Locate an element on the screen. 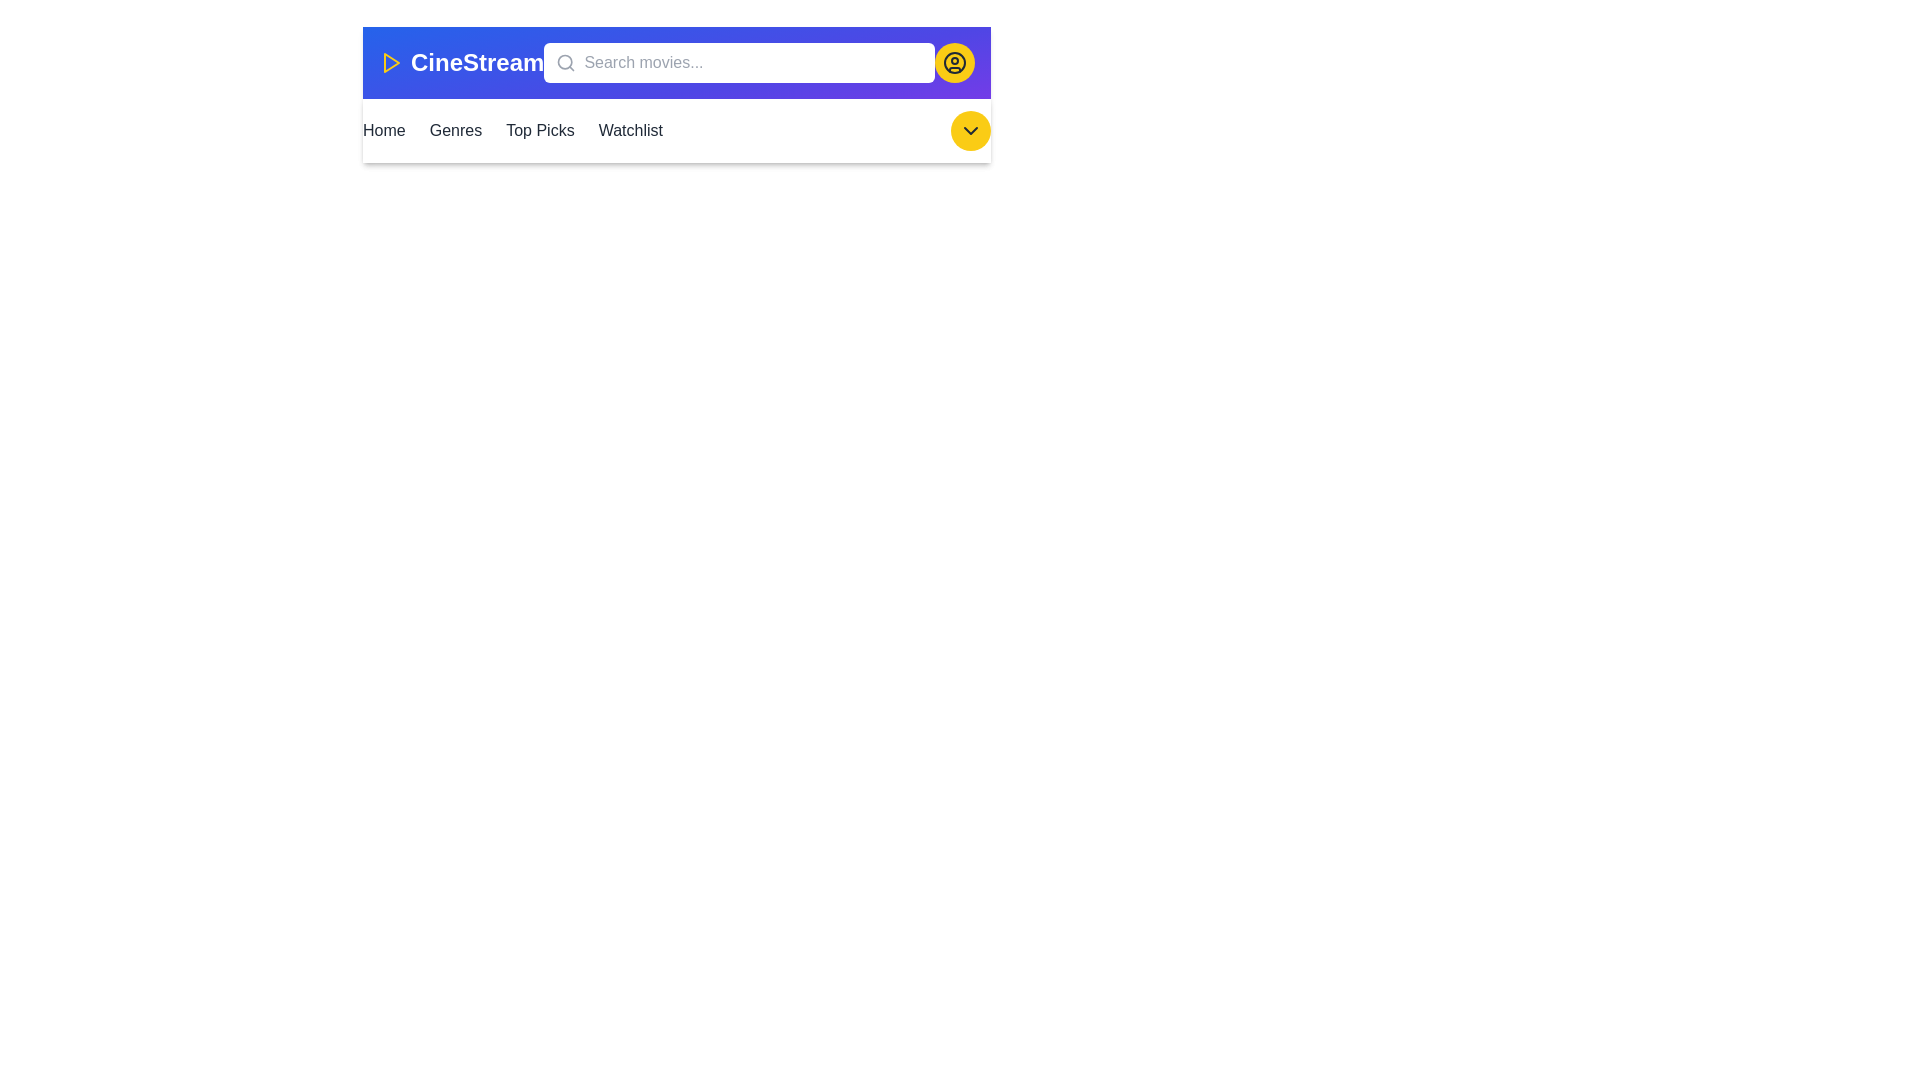 The height and width of the screenshot is (1080, 1920). the UserCircle icon to access user settings or profile is located at coordinates (954, 61).